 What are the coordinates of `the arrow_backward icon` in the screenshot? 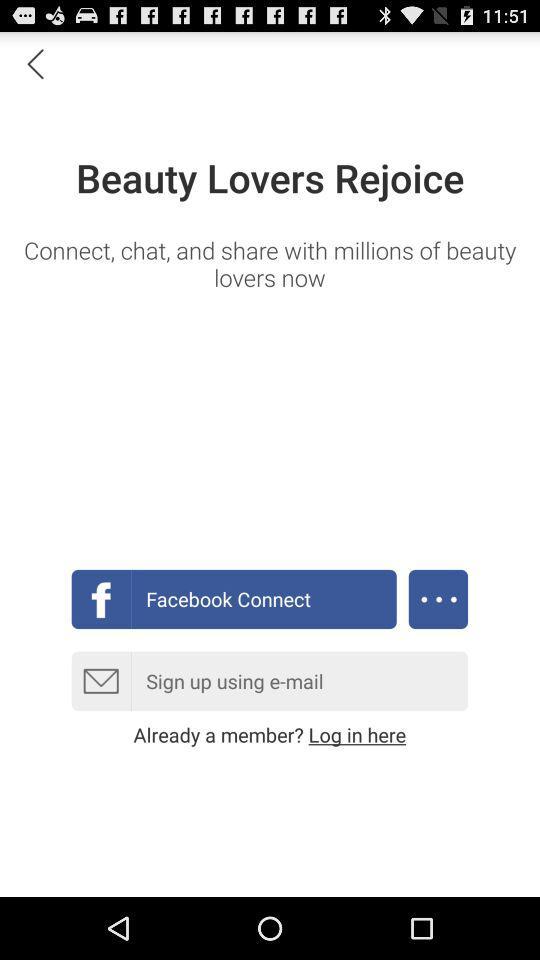 It's located at (35, 68).